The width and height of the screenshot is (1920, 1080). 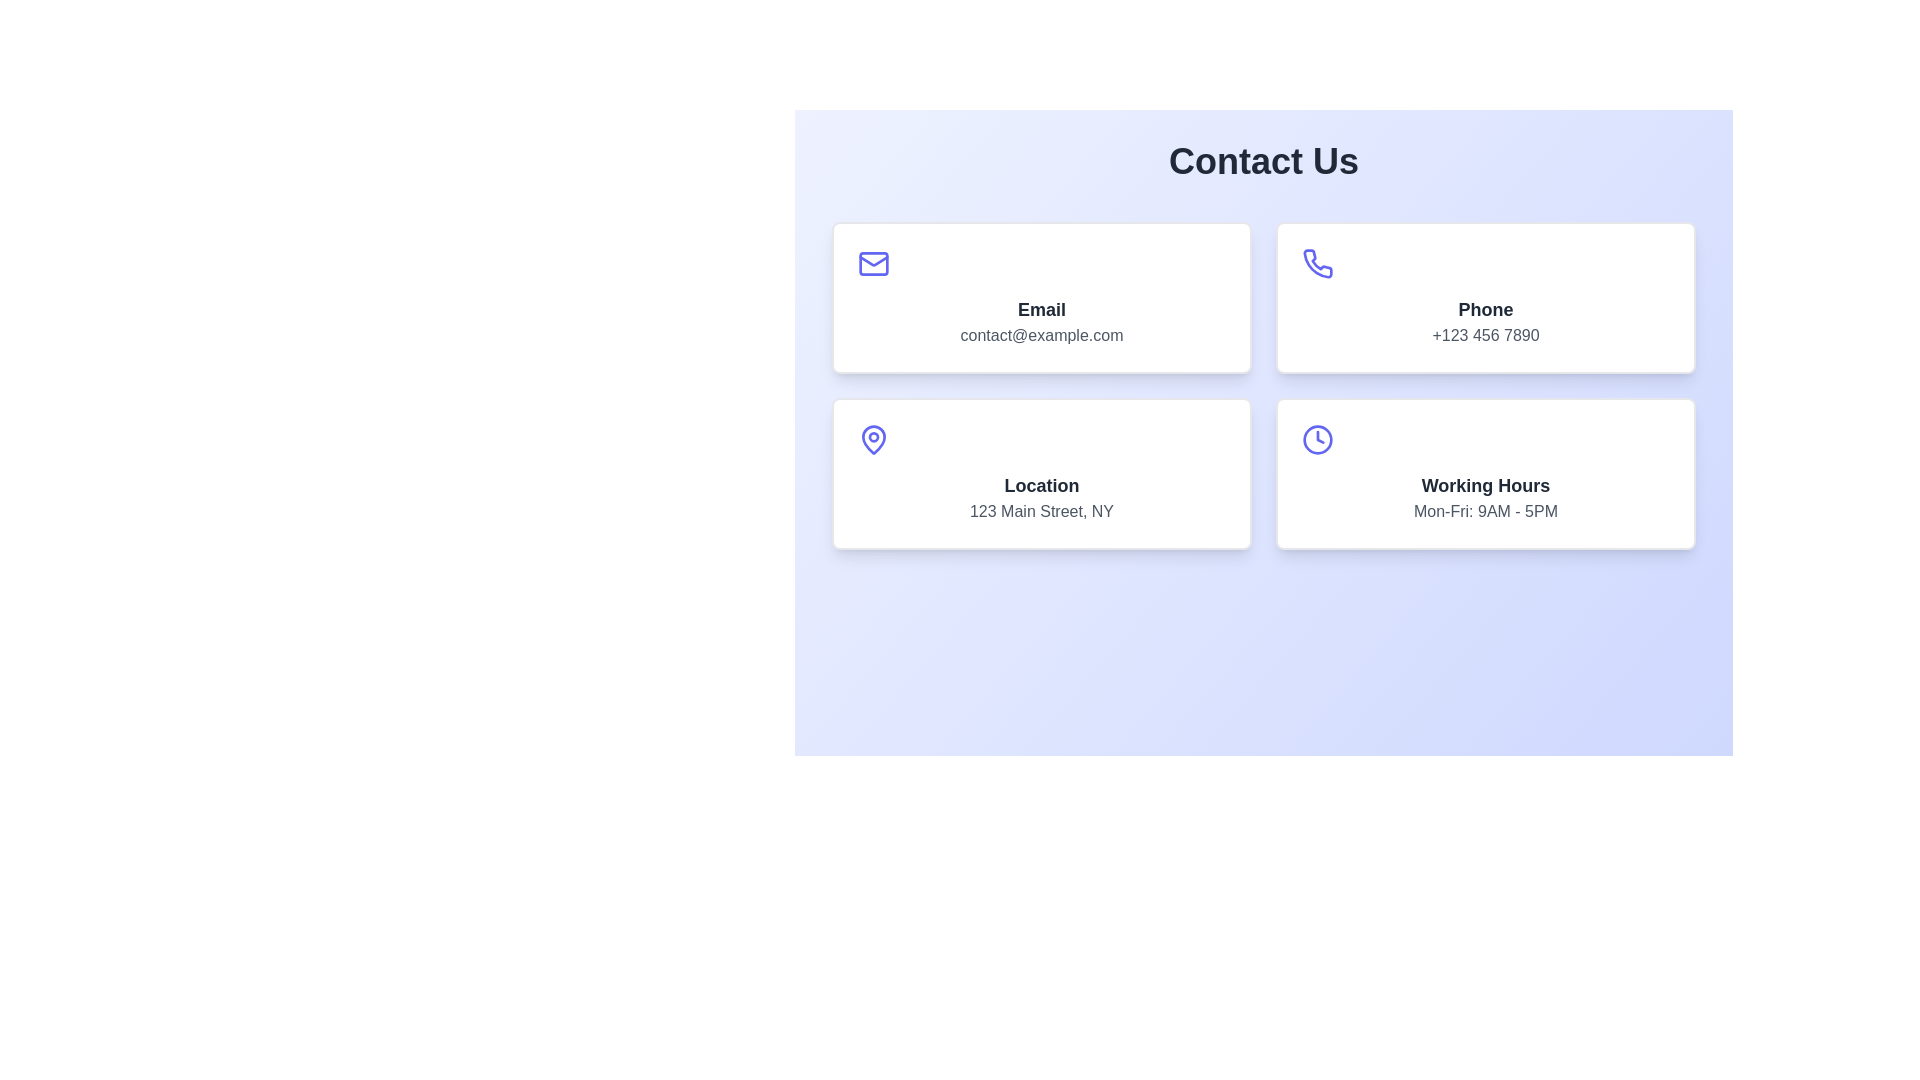 What do you see at coordinates (1040, 486) in the screenshot?
I see `the 'Location' text element, which is displayed in bold, dark gray color and positioned above the smaller text '123 Main Street, NY'` at bounding box center [1040, 486].